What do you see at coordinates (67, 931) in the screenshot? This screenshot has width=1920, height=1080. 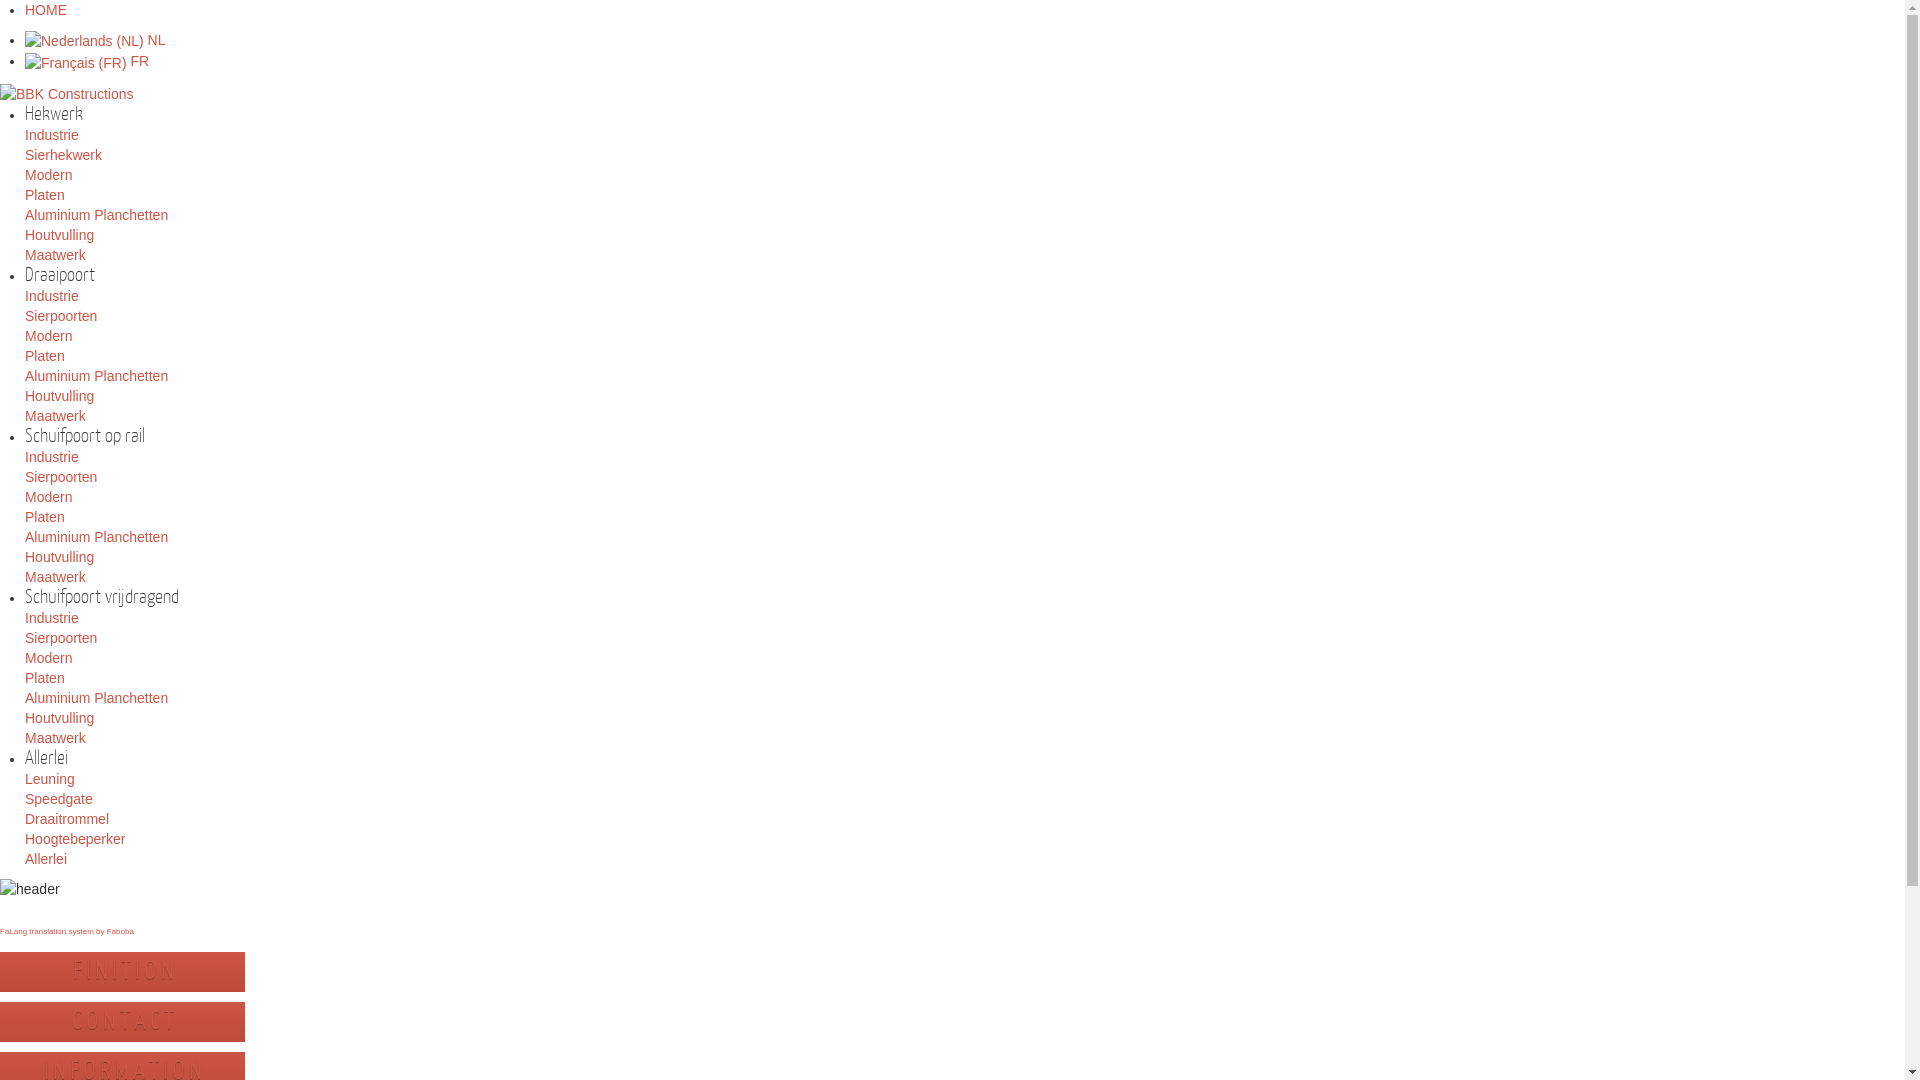 I see `'FaLang translation system by Faboba'` at bounding box center [67, 931].